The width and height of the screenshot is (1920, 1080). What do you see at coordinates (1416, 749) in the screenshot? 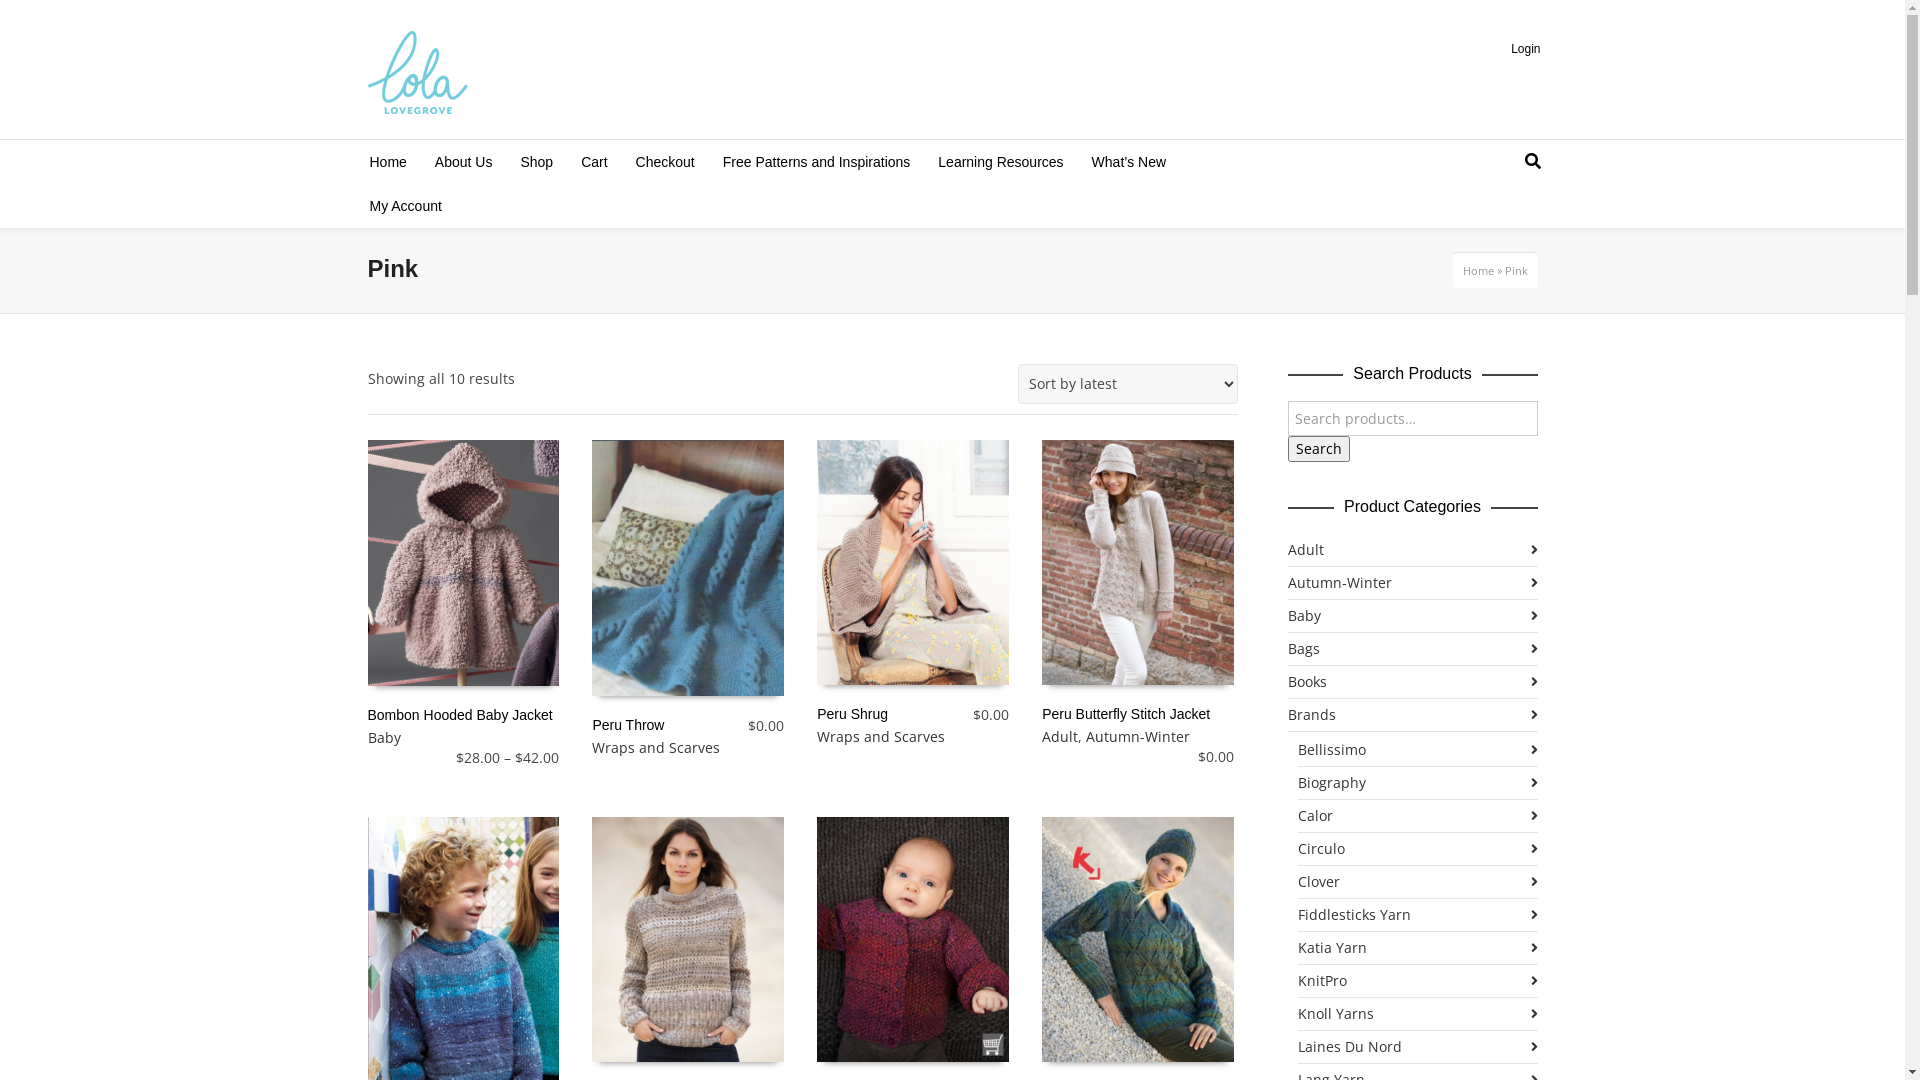
I see `'Bellissimo'` at bounding box center [1416, 749].